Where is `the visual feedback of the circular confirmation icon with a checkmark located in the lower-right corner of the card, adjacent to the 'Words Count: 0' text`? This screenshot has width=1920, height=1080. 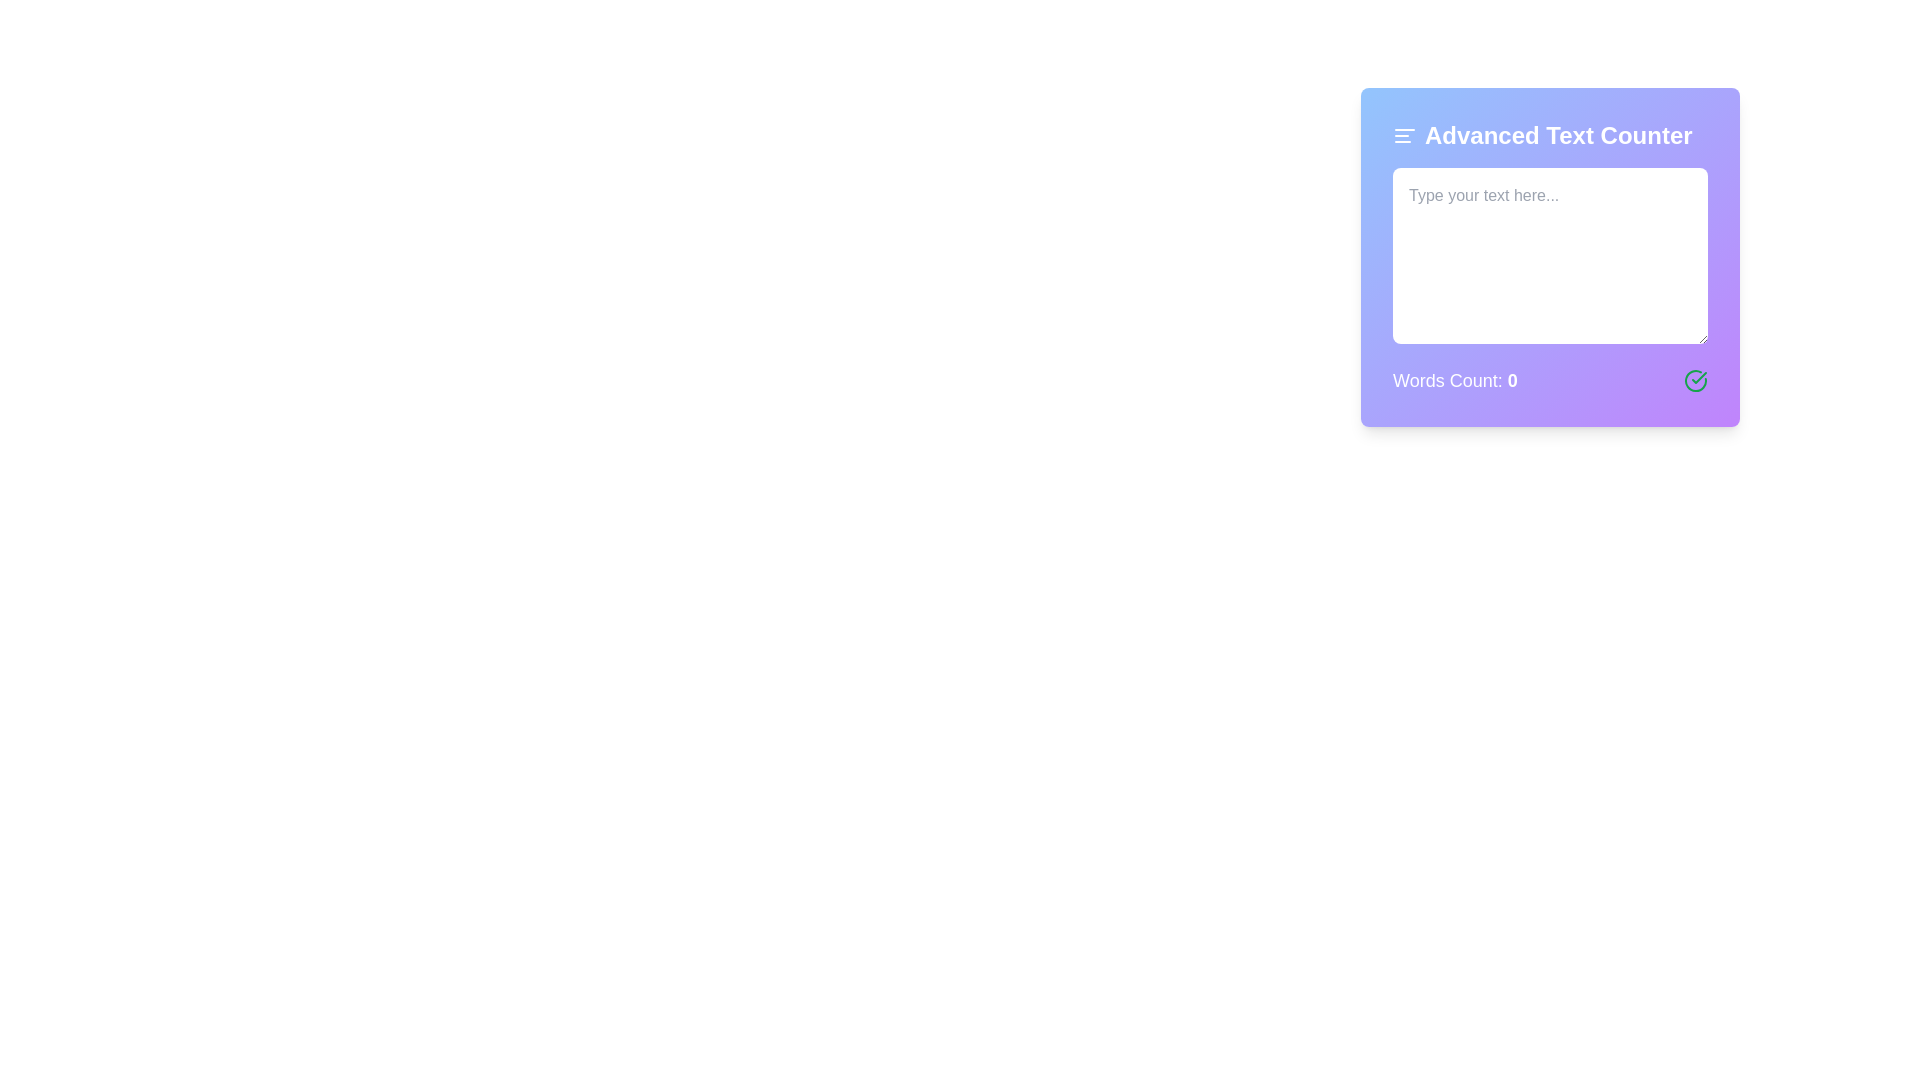 the visual feedback of the circular confirmation icon with a checkmark located in the lower-right corner of the card, adjacent to the 'Words Count: 0' text is located at coordinates (1694, 381).